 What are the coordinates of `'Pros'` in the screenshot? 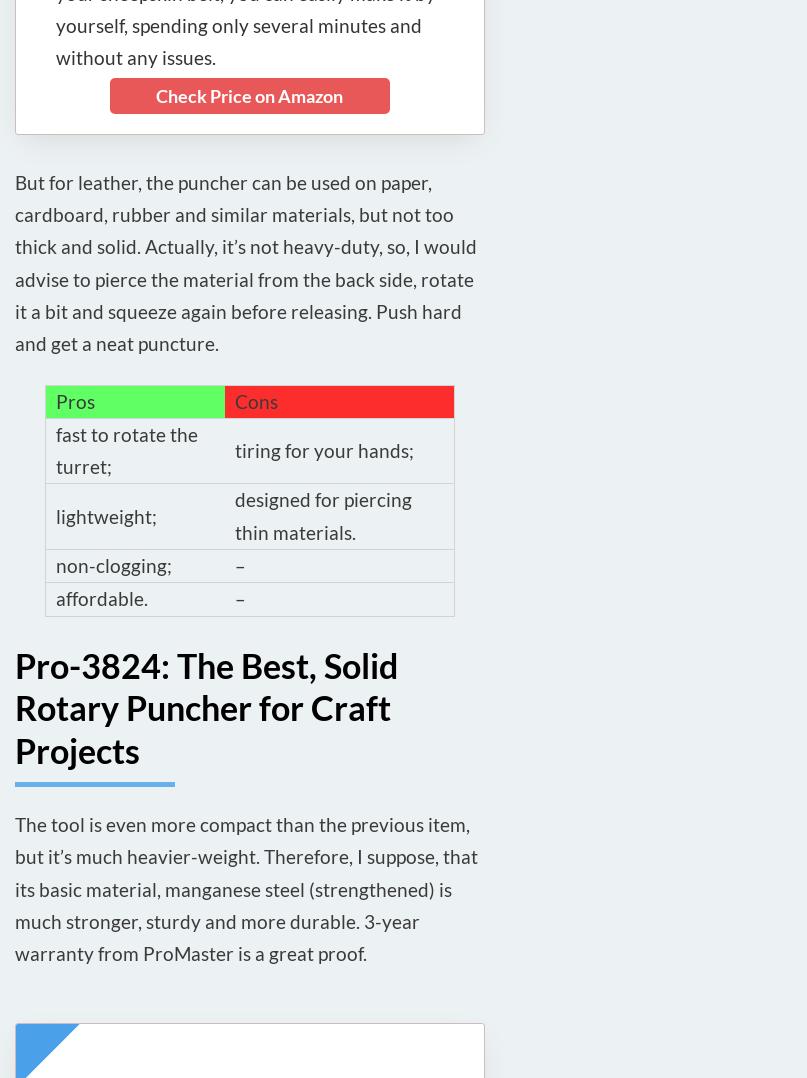 It's located at (75, 399).